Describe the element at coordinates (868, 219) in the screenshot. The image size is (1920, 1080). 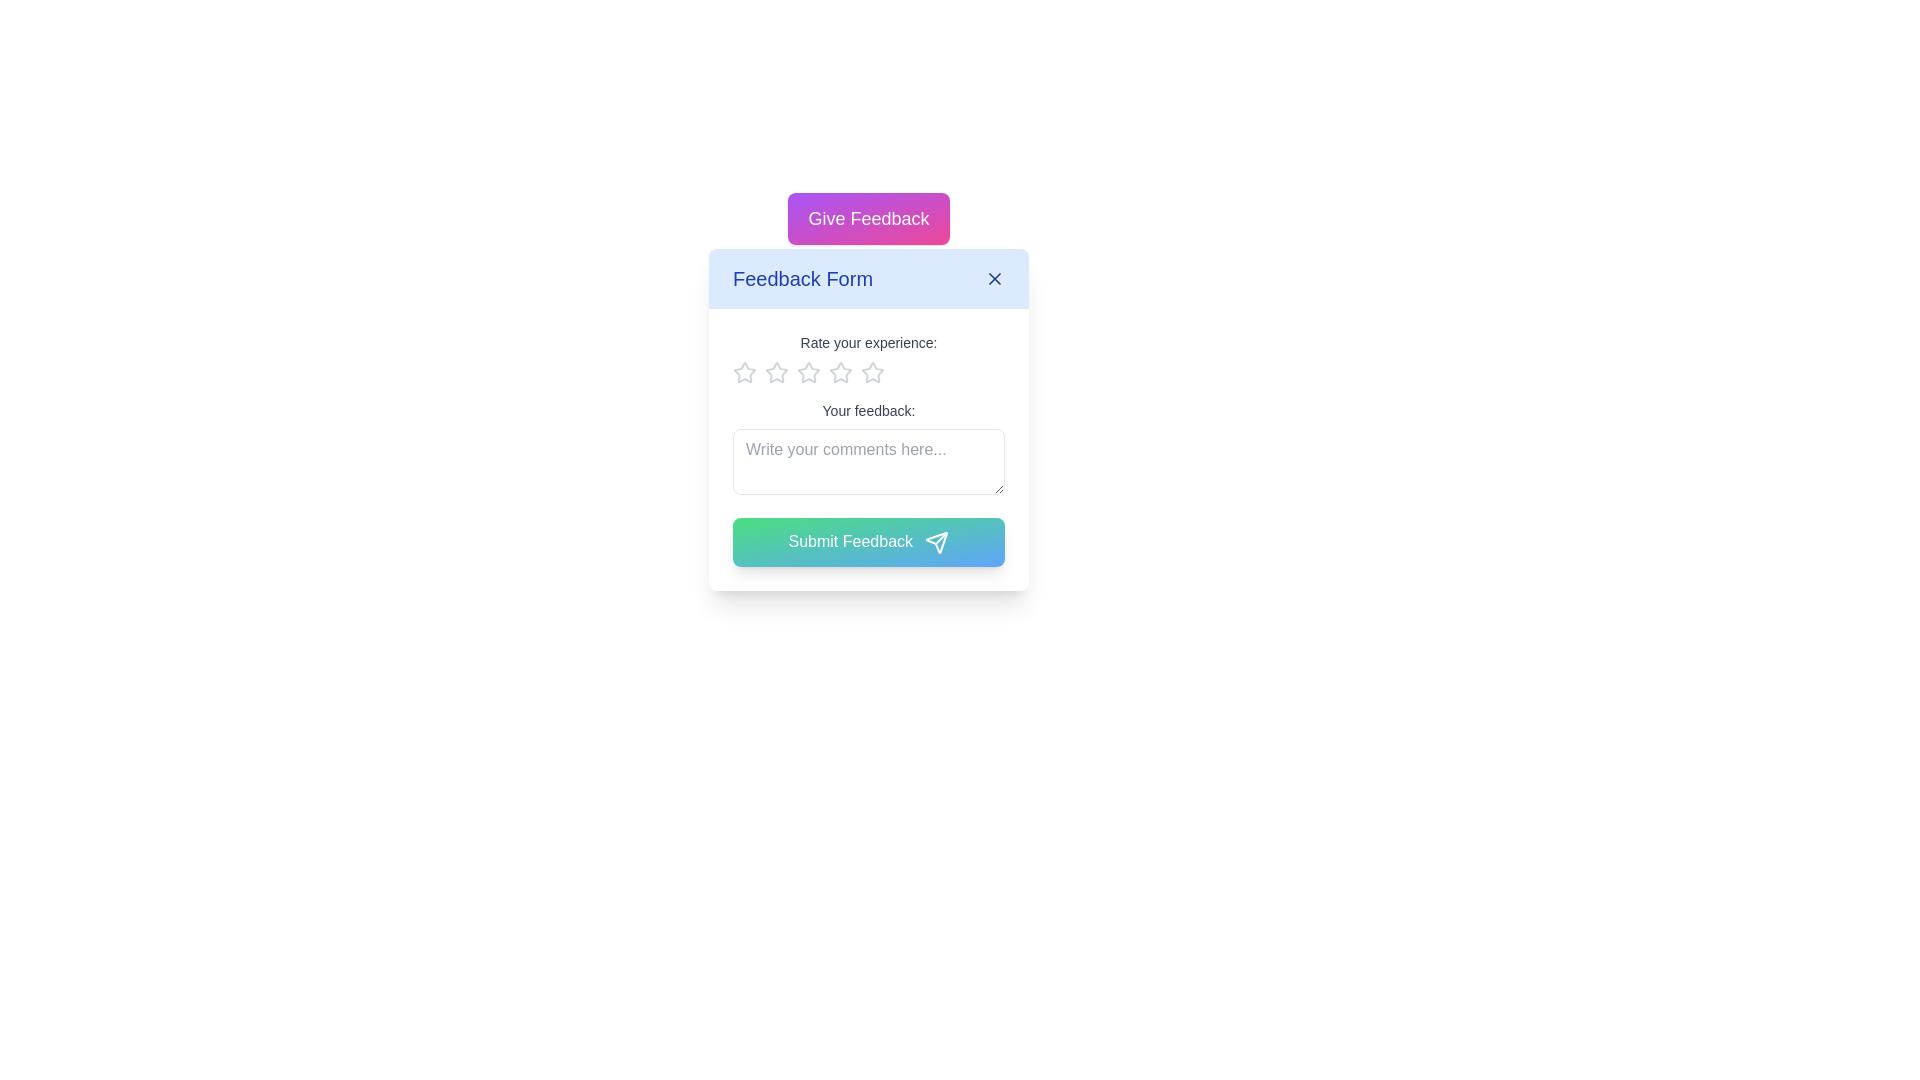
I see `the prominently styled 'Give Feedback' button with a gradient color scheme transitioning from purple to pink` at that location.